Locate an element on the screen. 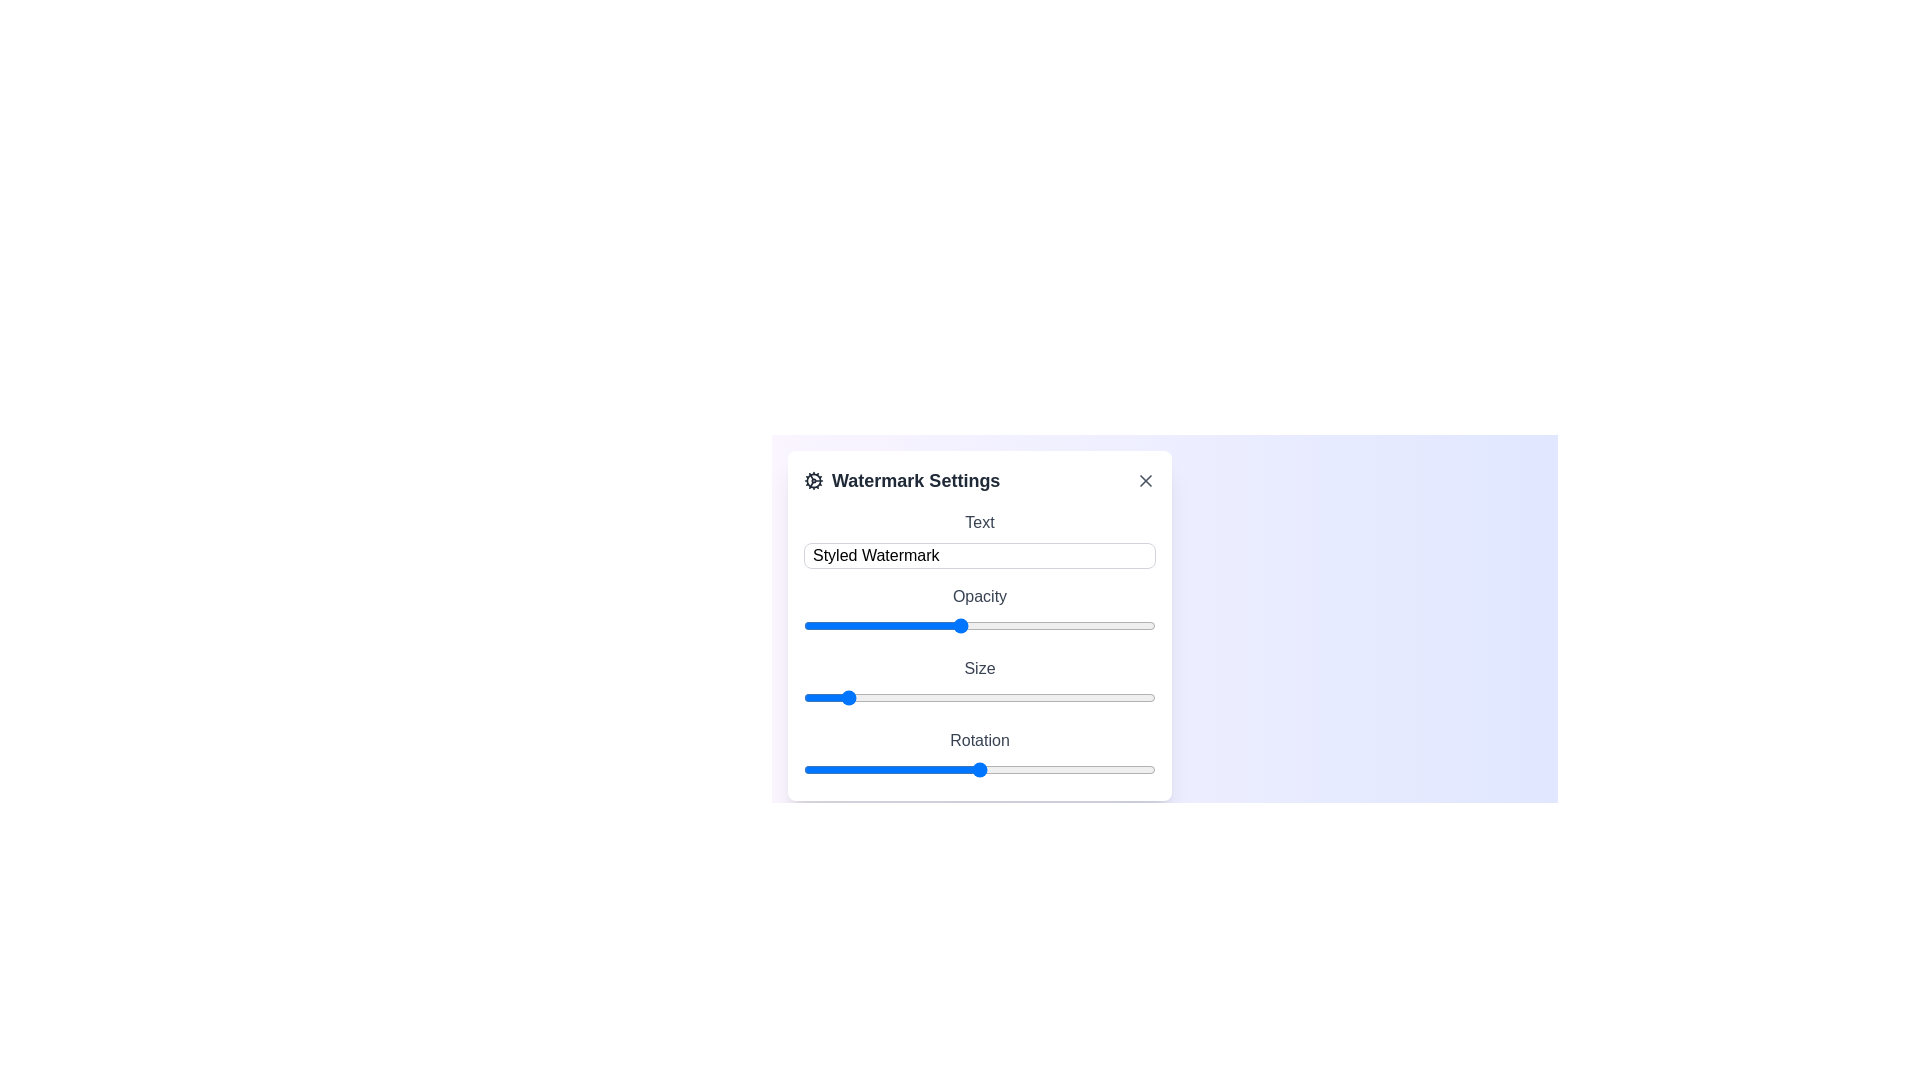  within the Settings Panel, which has a white background and contains user interface components like 'Watermark Settings', to interact with its sub-elements is located at coordinates (1165, 605).